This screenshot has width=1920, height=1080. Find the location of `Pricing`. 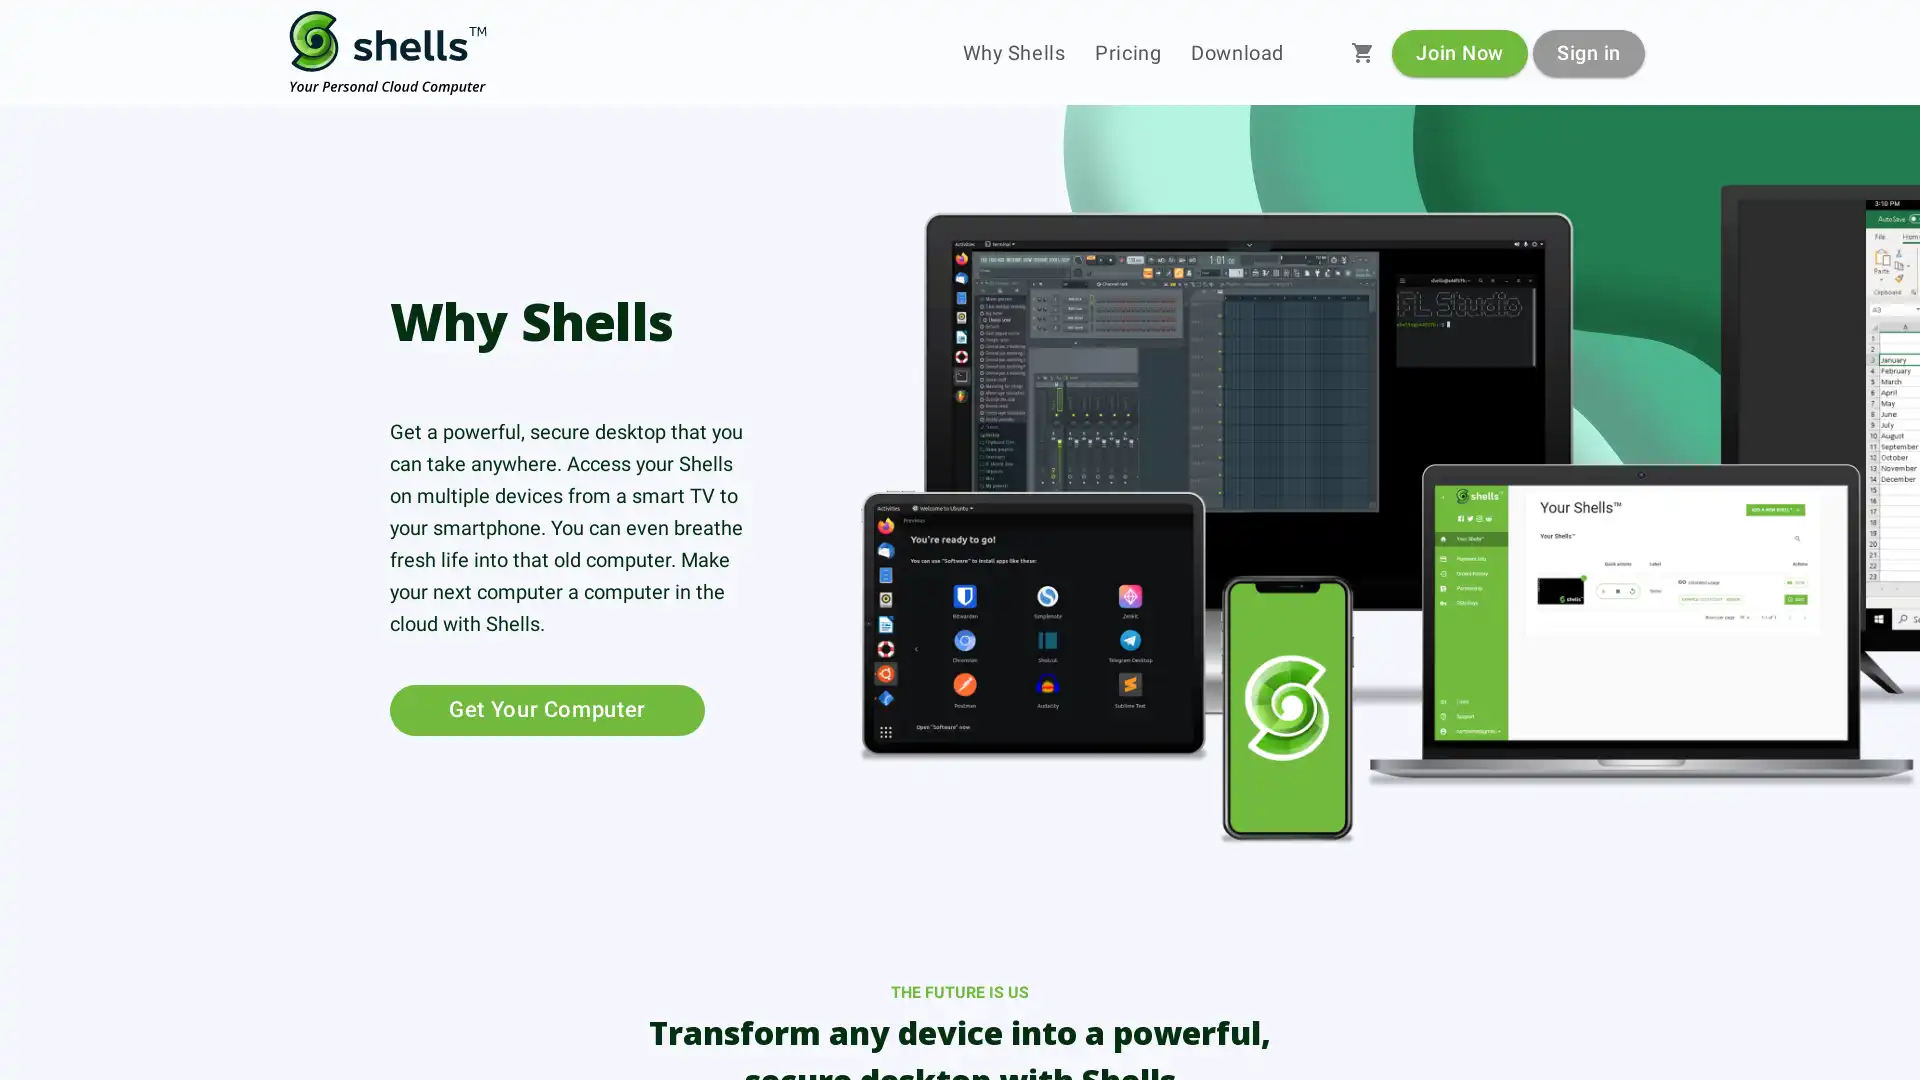

Pricing is located at coordinates (1128, 52).